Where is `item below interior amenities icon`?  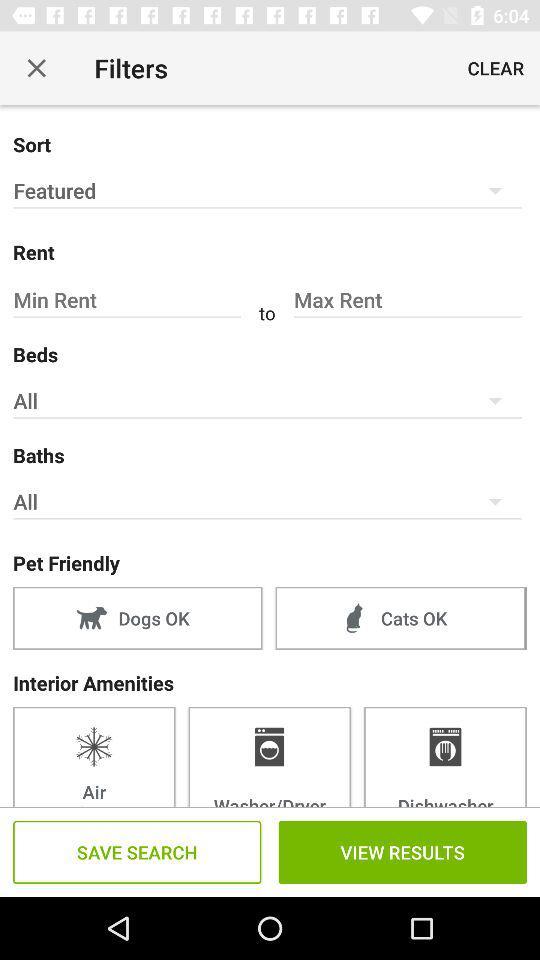
item below interior amenities icon is located at coordinates (445, 755).